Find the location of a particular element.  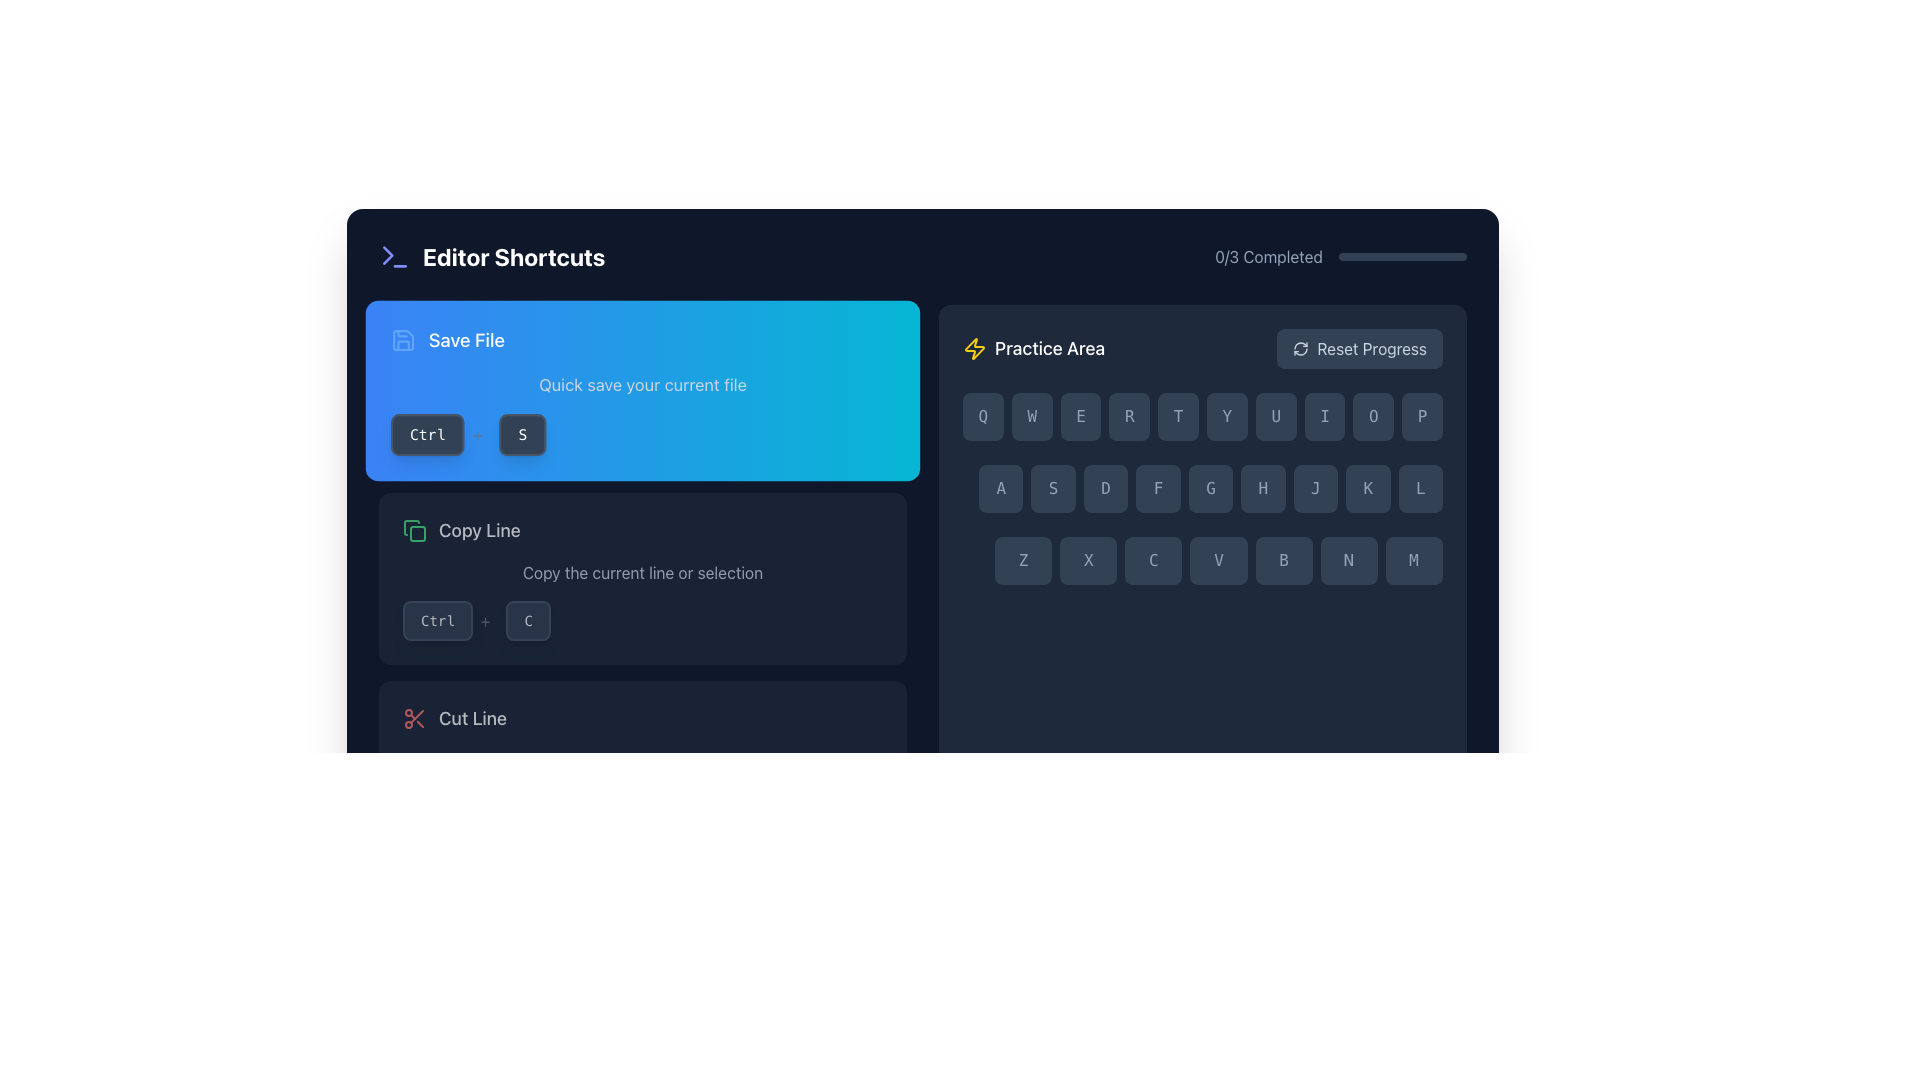

the button representing the letter 'U' in the Practice Area, which is the seventh button in the top row of the keyboard layout is located at coordinates (1275, 415).